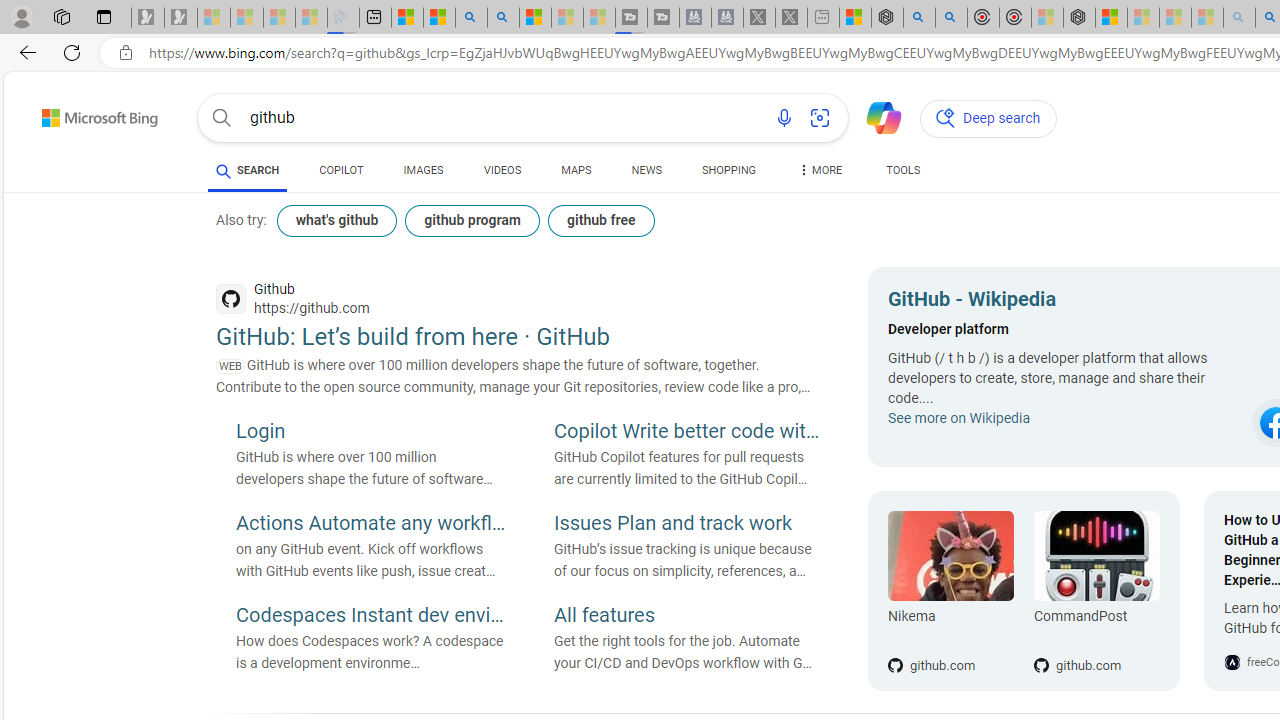 This screenshot has height=720, width=1280. What do you see at coordinates (950, 590) in the screenshot?
I see `'Nikema Nikema github.com'` at bounding box center [950, 590].